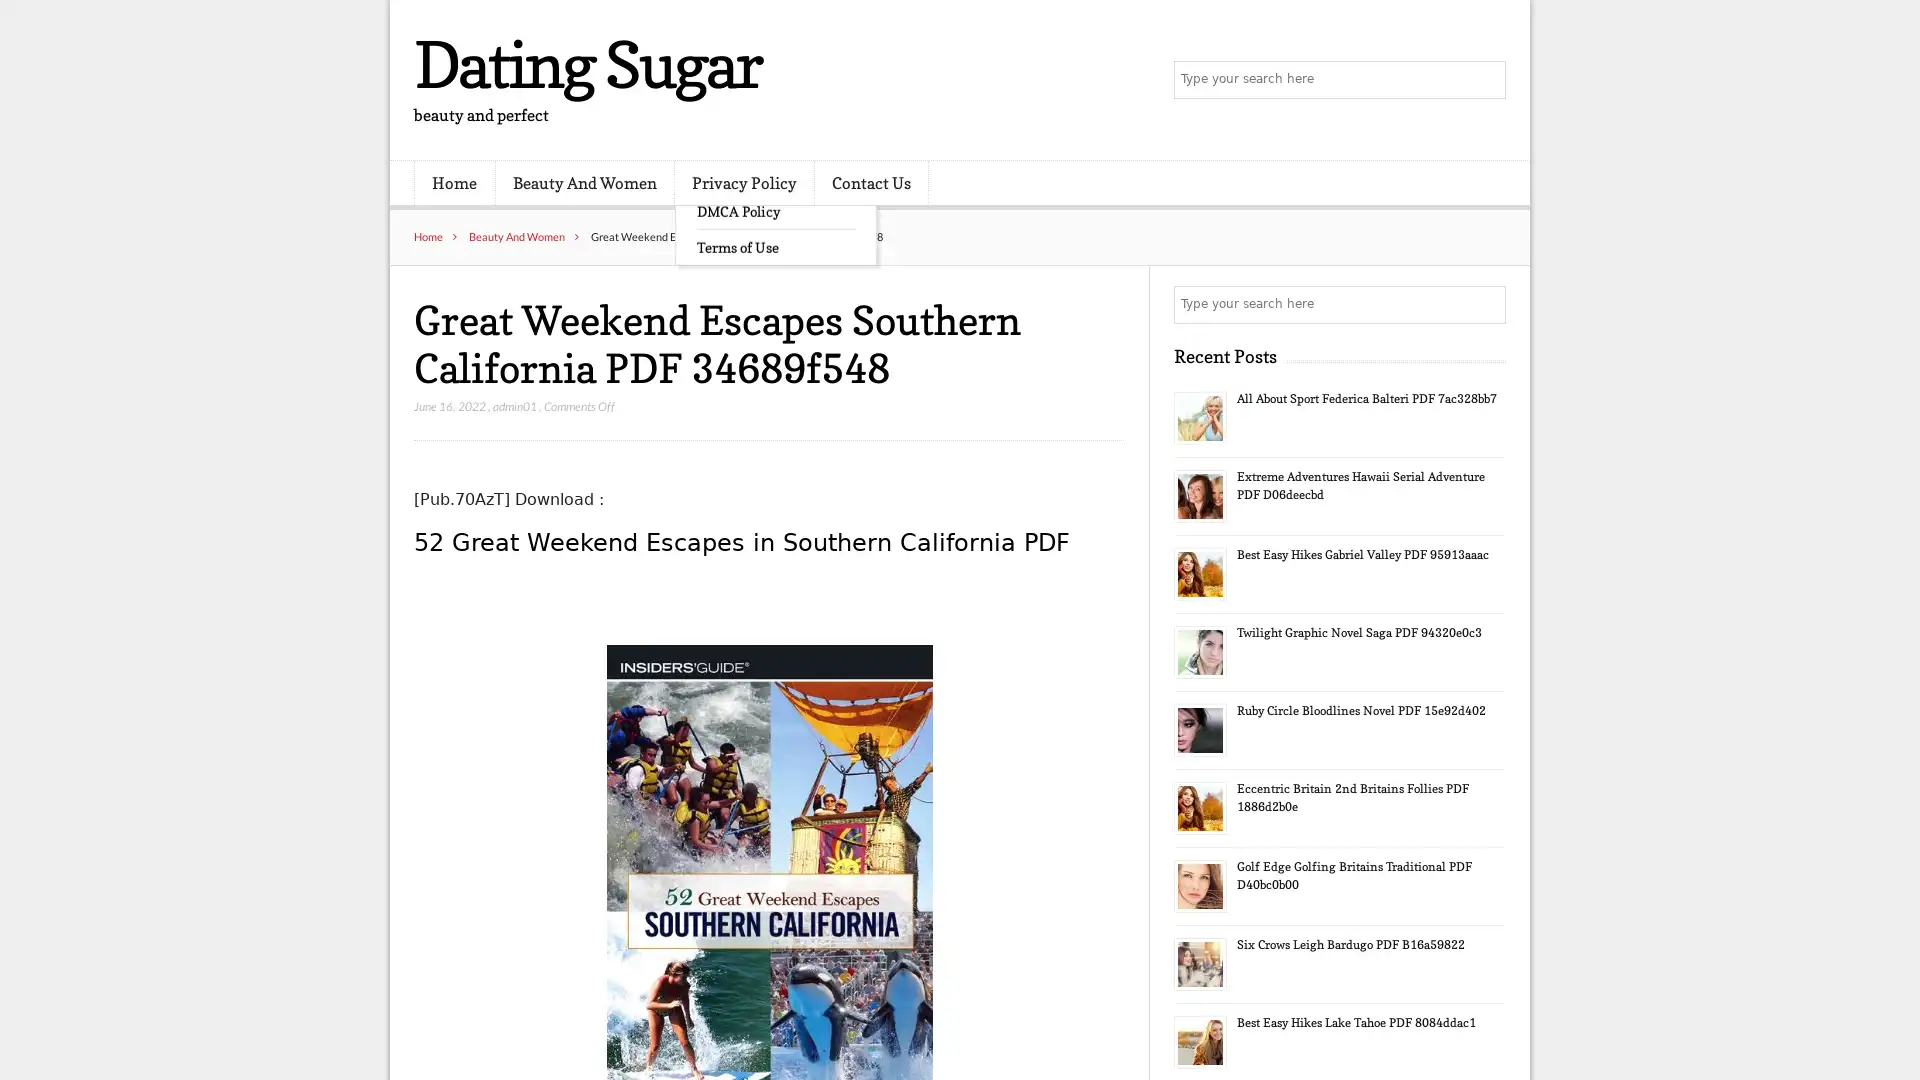 This screenshot has width=1920, height=1080. Describe the element at coordinates (1485, 304) in the screenshot. I see `Search` at that location.